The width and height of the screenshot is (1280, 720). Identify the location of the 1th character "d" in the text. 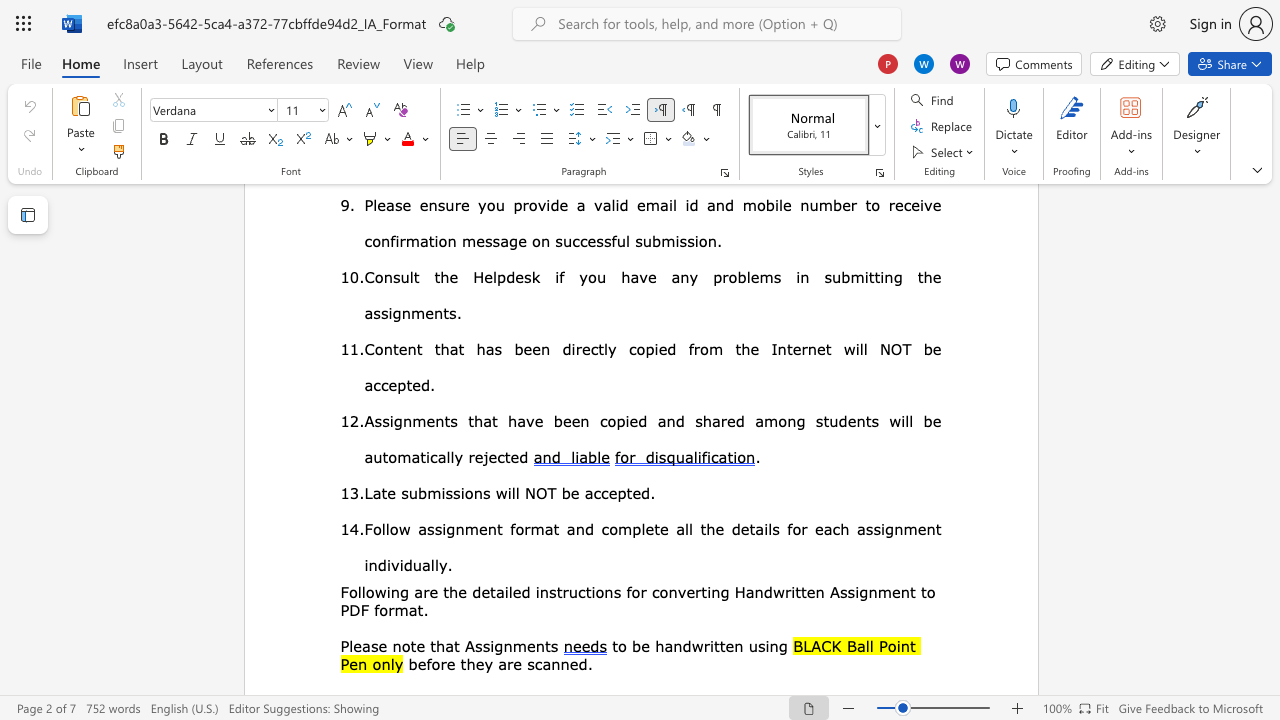
(588, 527).